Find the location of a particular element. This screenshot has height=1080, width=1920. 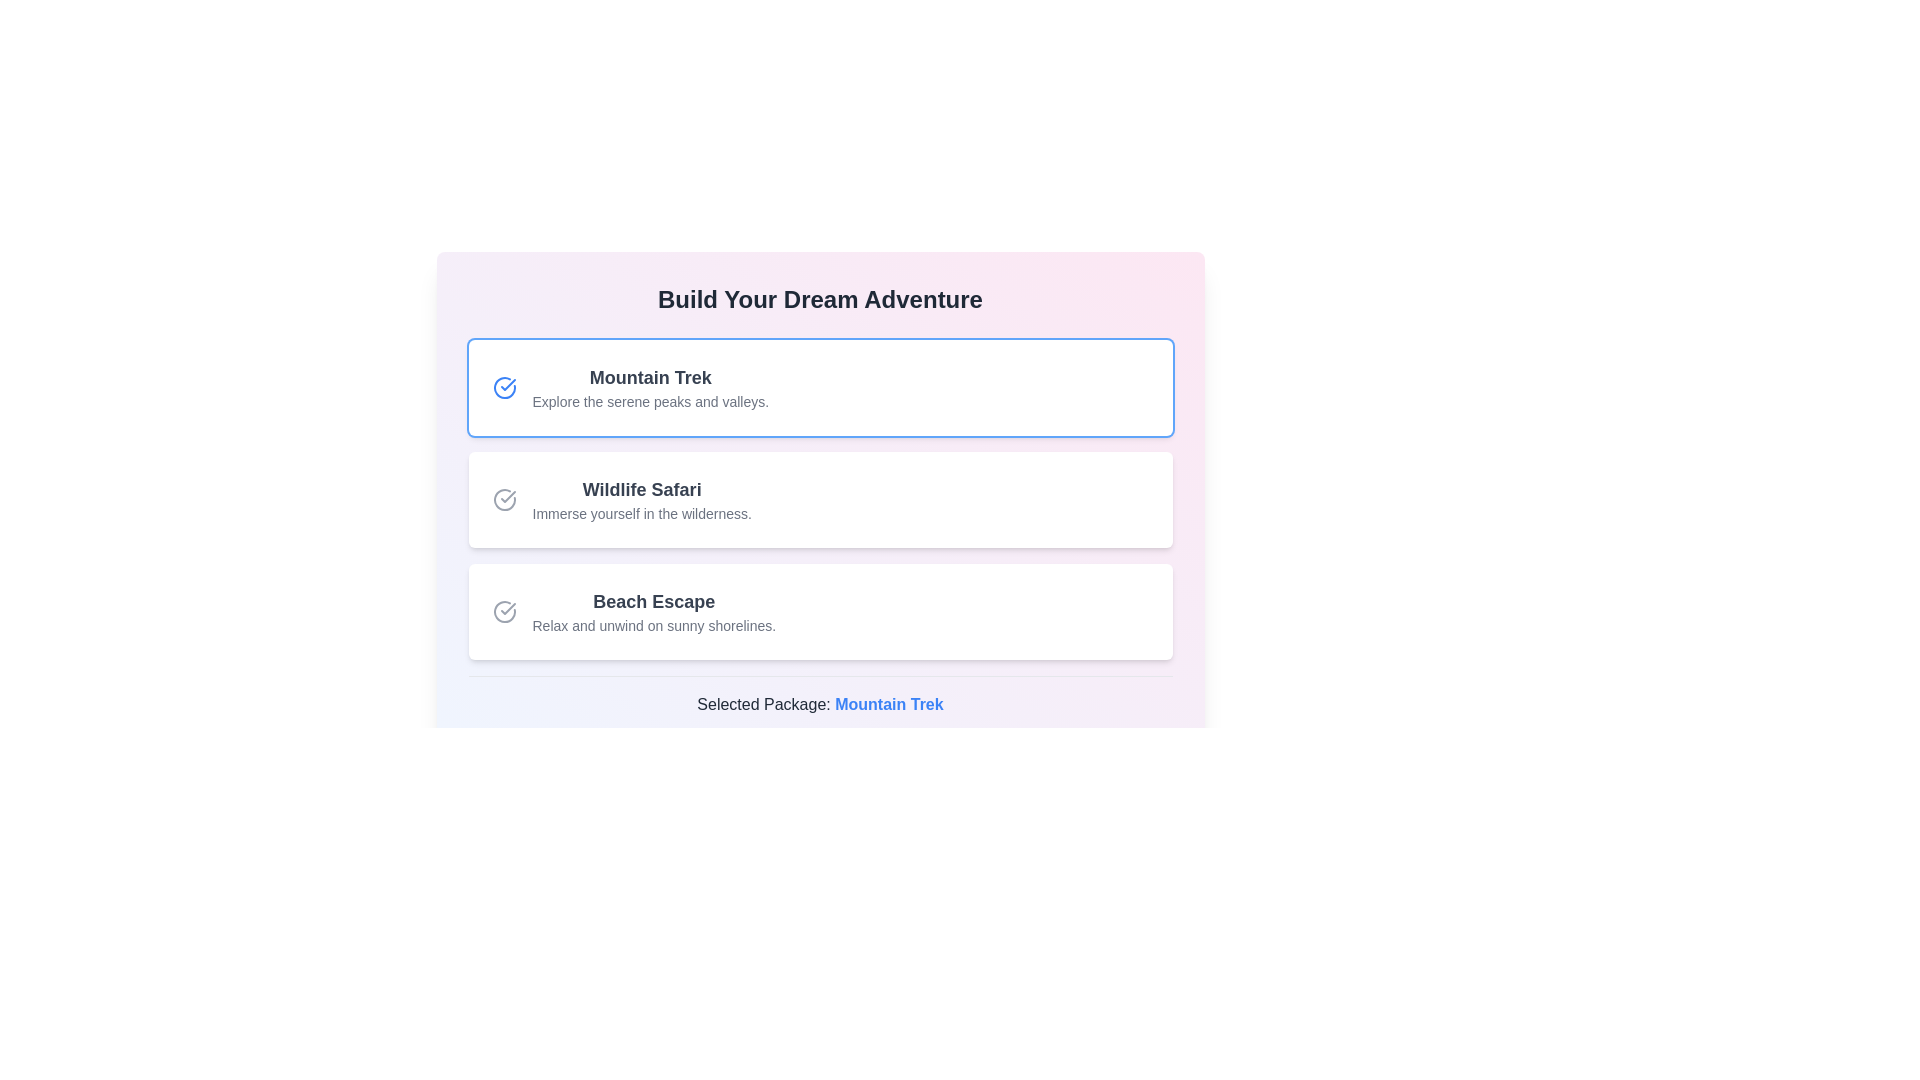

the Text label that serves as the title for the third card in the vertical list of options is located at coordinates (654, 600).